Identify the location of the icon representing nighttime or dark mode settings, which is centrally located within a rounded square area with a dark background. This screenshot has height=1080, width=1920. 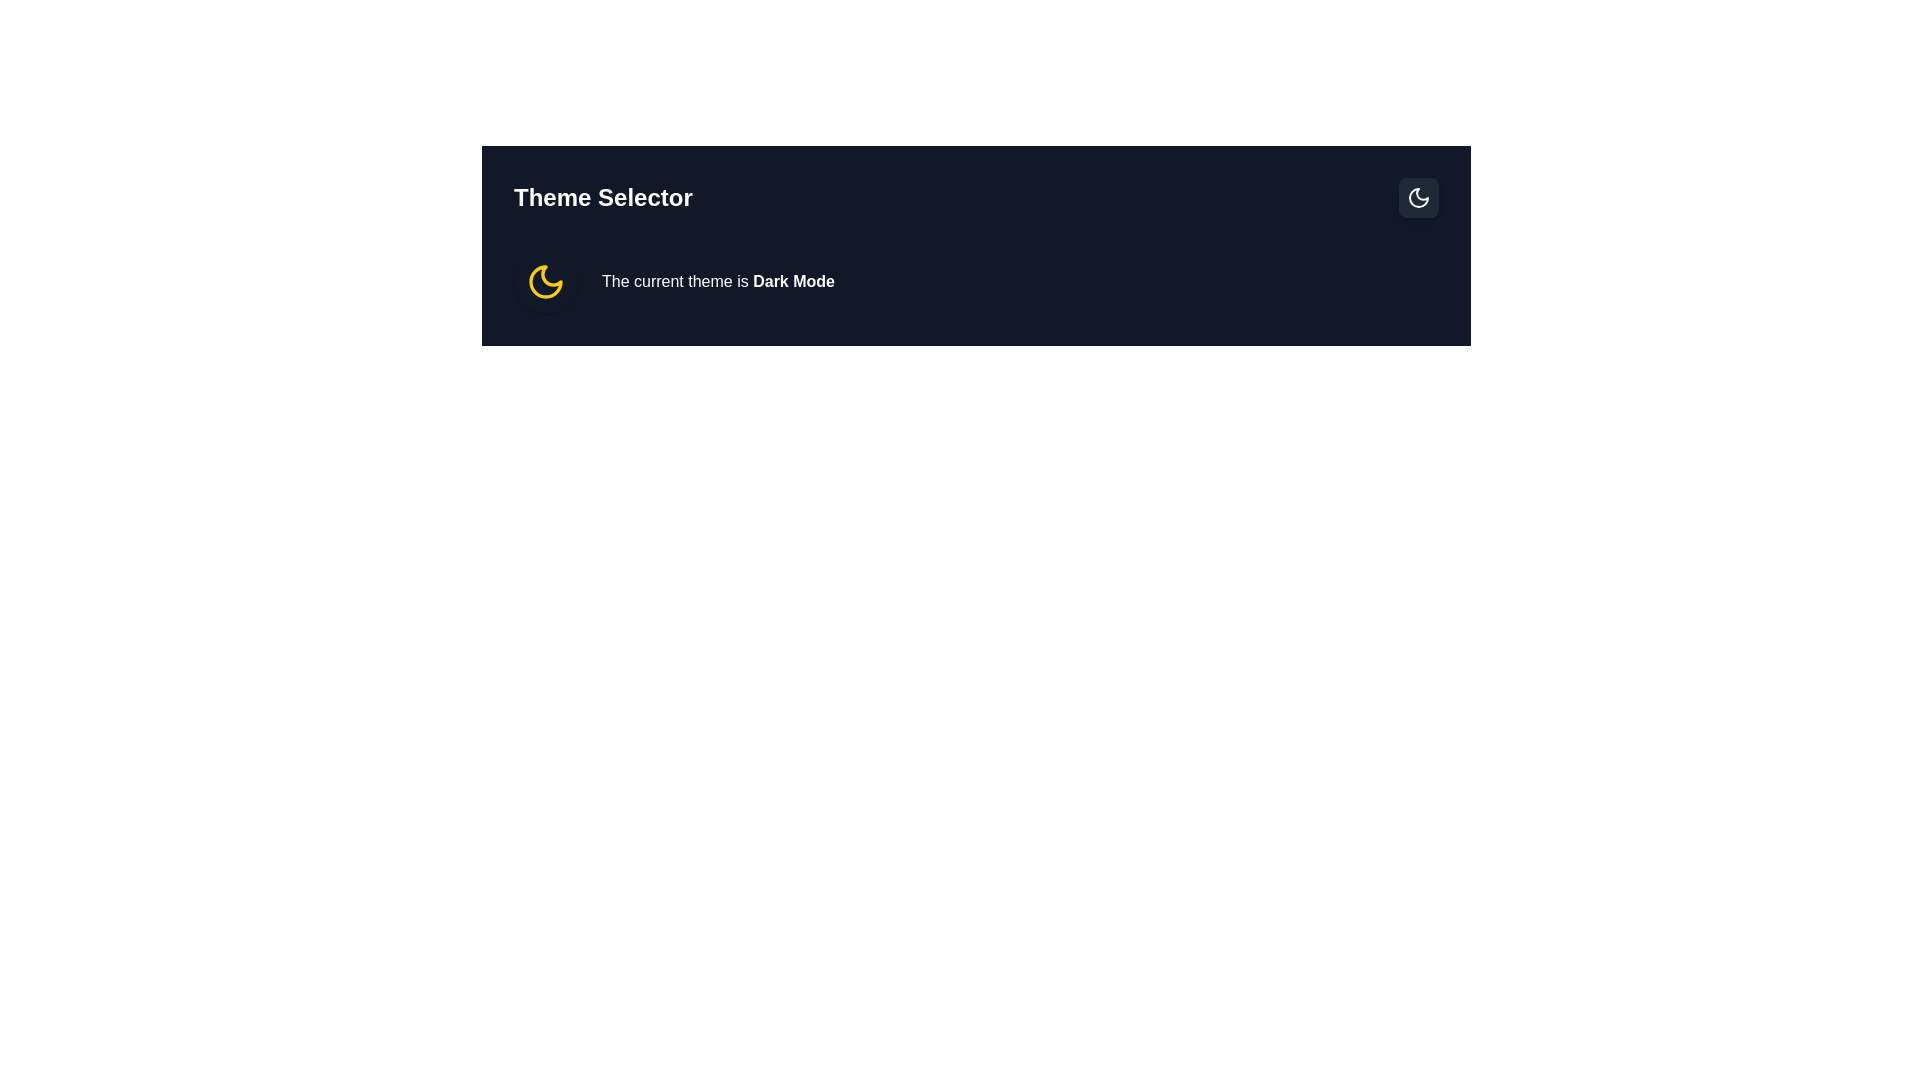
(1418, 197).